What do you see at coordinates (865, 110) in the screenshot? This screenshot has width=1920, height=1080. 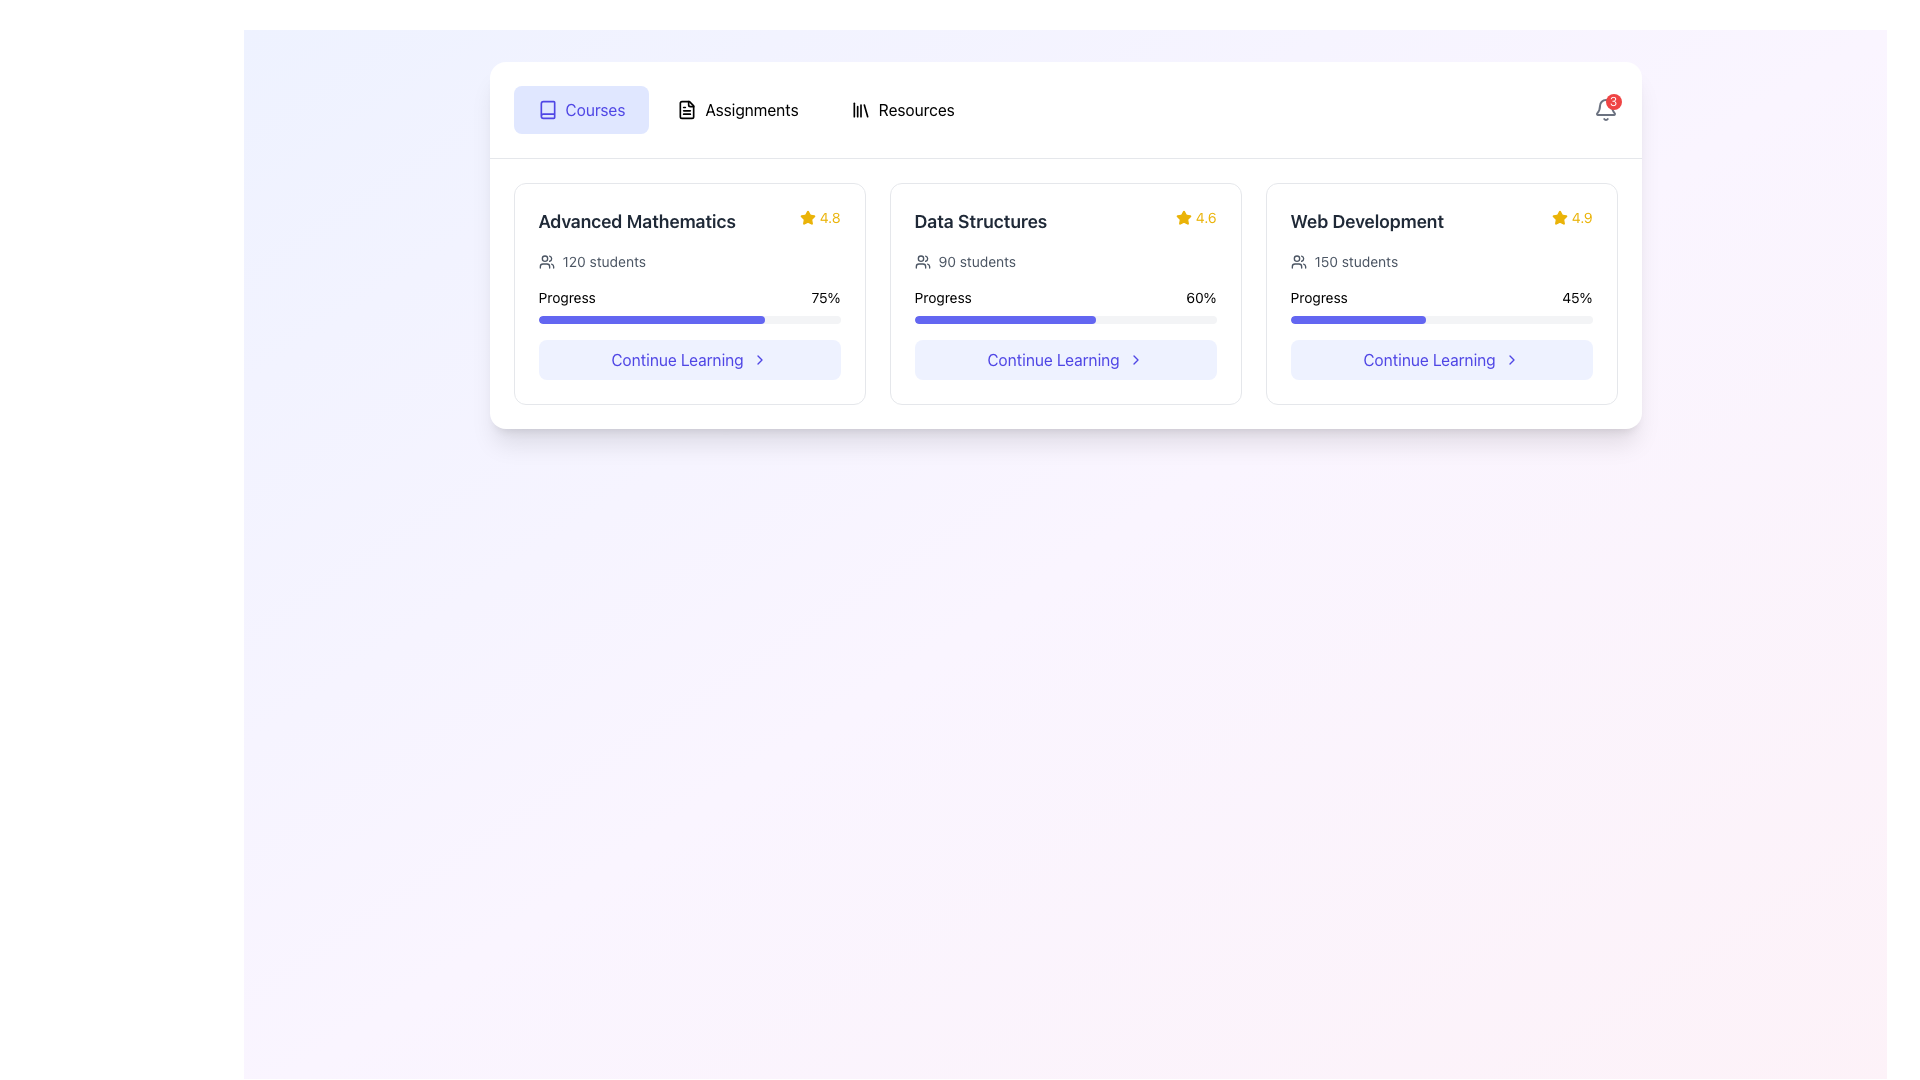 I see `the second vertical line icon in the top menu bar, which is part of a group of four similar lines` at bounding box center [865, 110].